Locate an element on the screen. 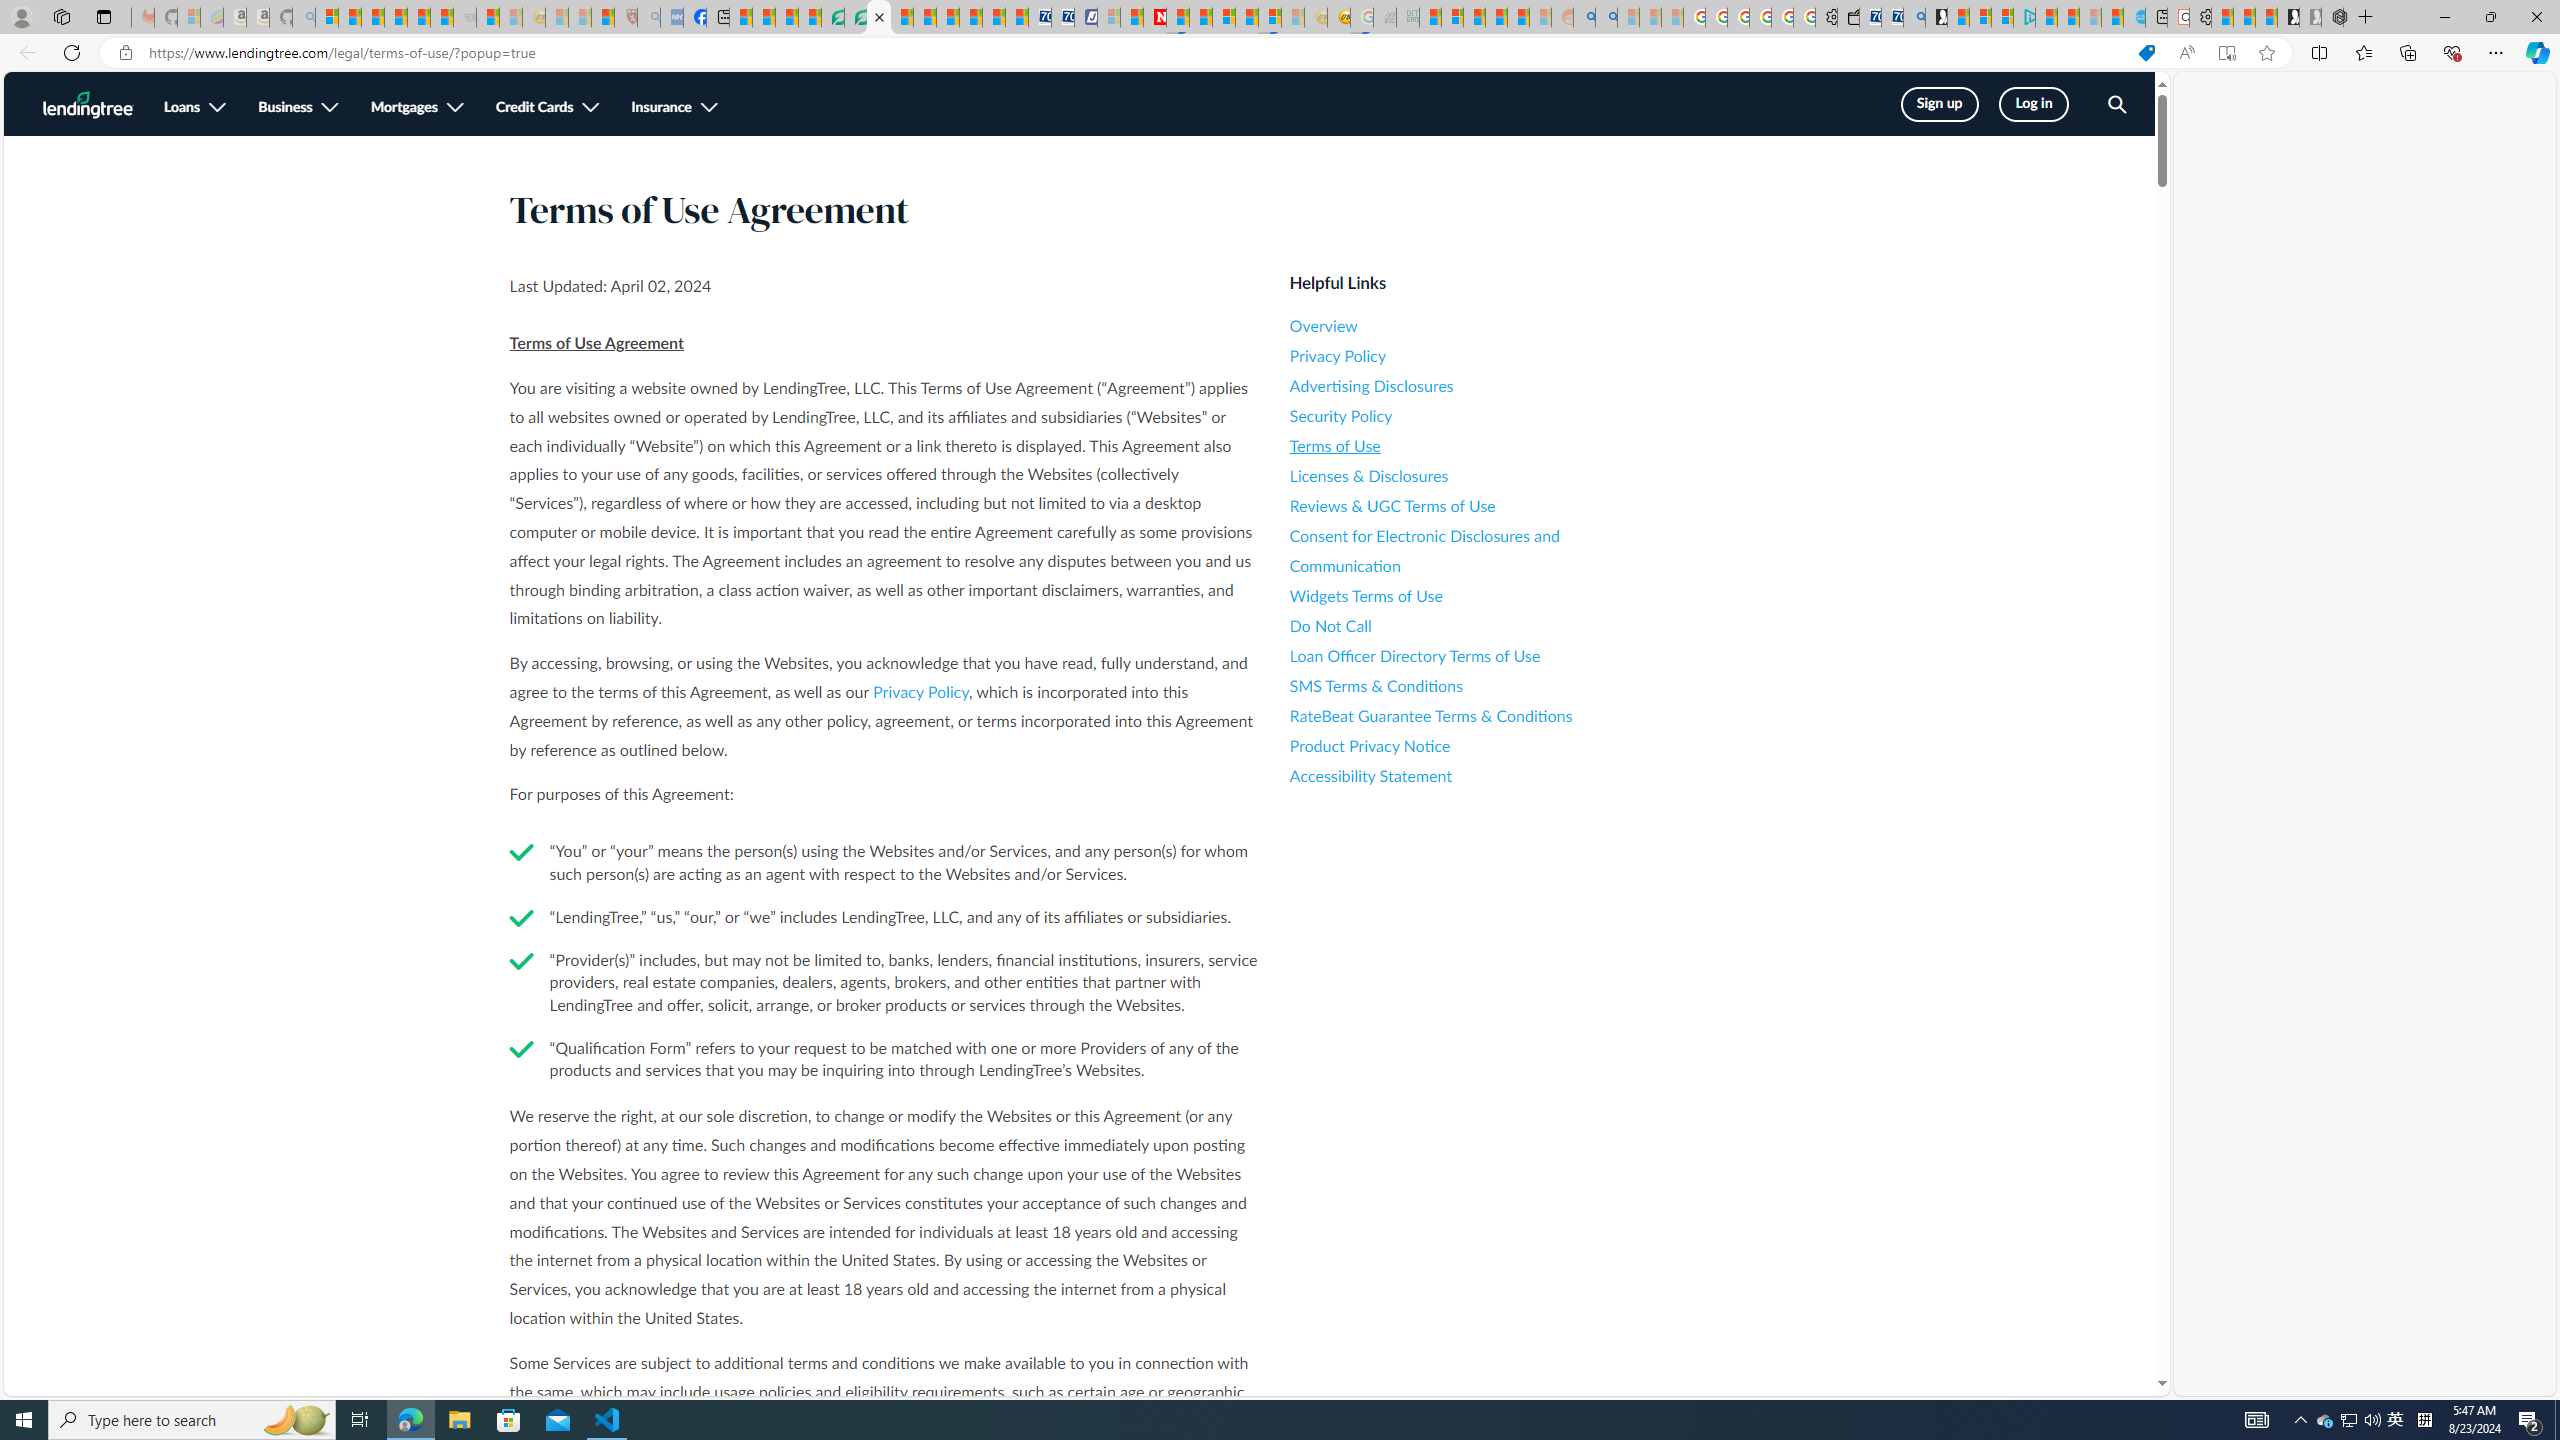 This screenshot has height=1440, width=2560. 'Cheap Hotels - Save70.com' is located at coordinates (1061, 16).